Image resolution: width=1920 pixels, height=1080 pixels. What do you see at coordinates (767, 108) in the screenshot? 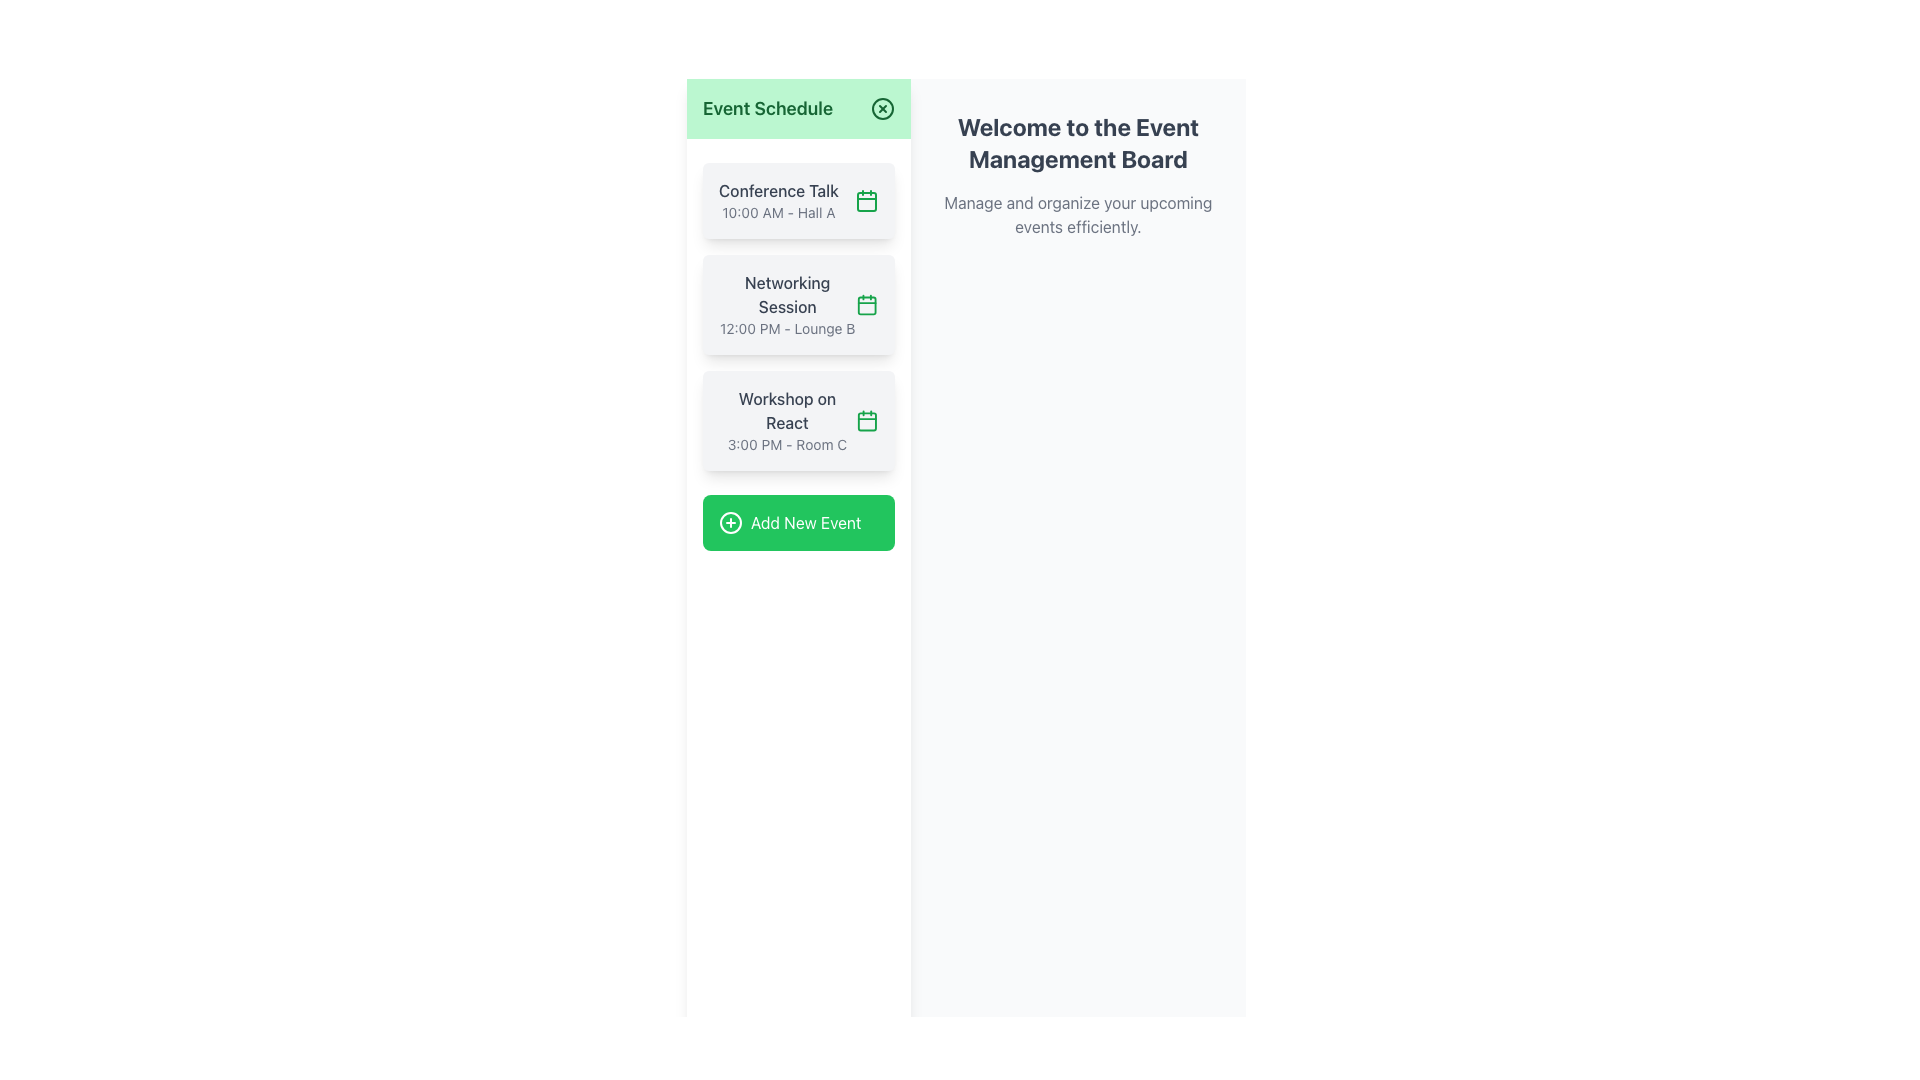
I see `the bold, green-colored text label reading 'Event Schedule' located at the top of the left sidebar, which is positioned within a green header bar` at bounding box center [767, 108].